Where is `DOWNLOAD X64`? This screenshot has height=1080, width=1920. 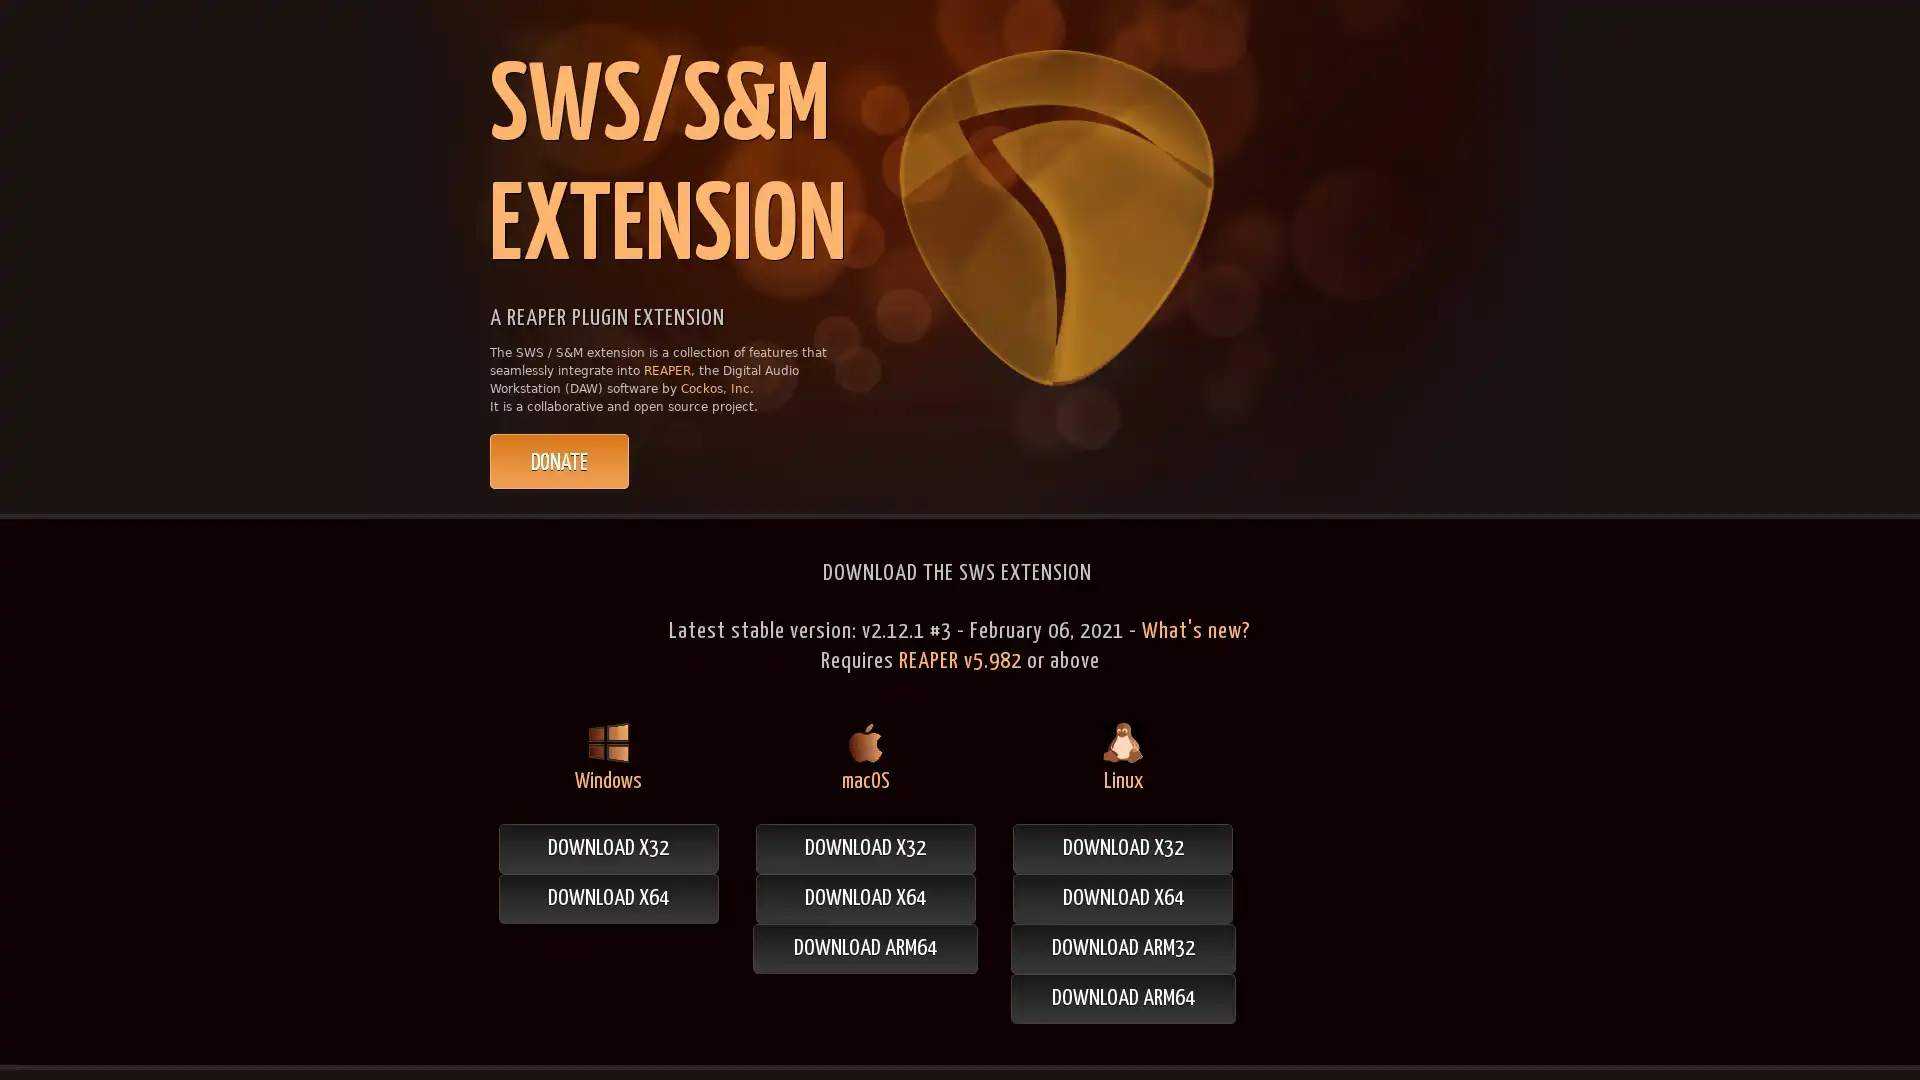 DOWNLOAD X64 is located at coordinates (638, 897).